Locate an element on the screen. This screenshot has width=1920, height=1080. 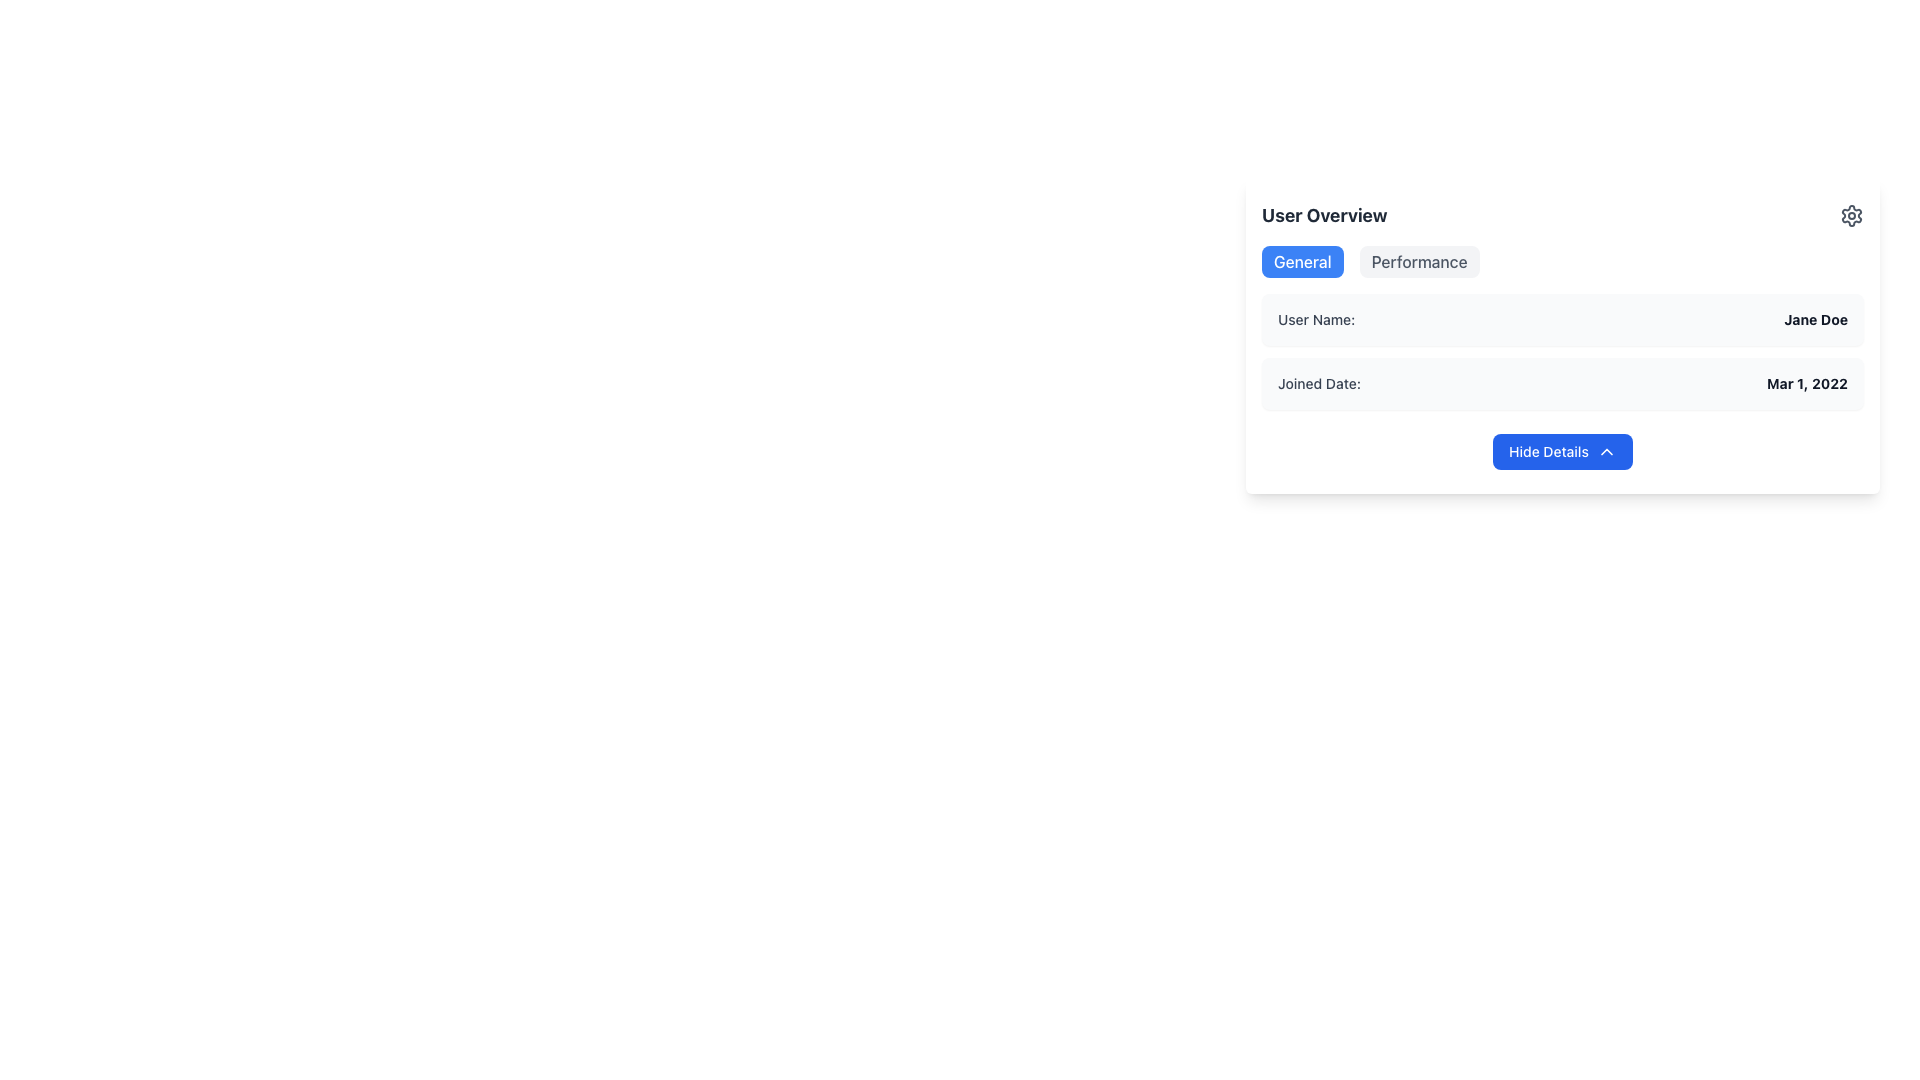
the Text Label that indicates the user's name, positioned to the left of the data field with 'Jane Doe' below it is located at coordinates (1316, 319).